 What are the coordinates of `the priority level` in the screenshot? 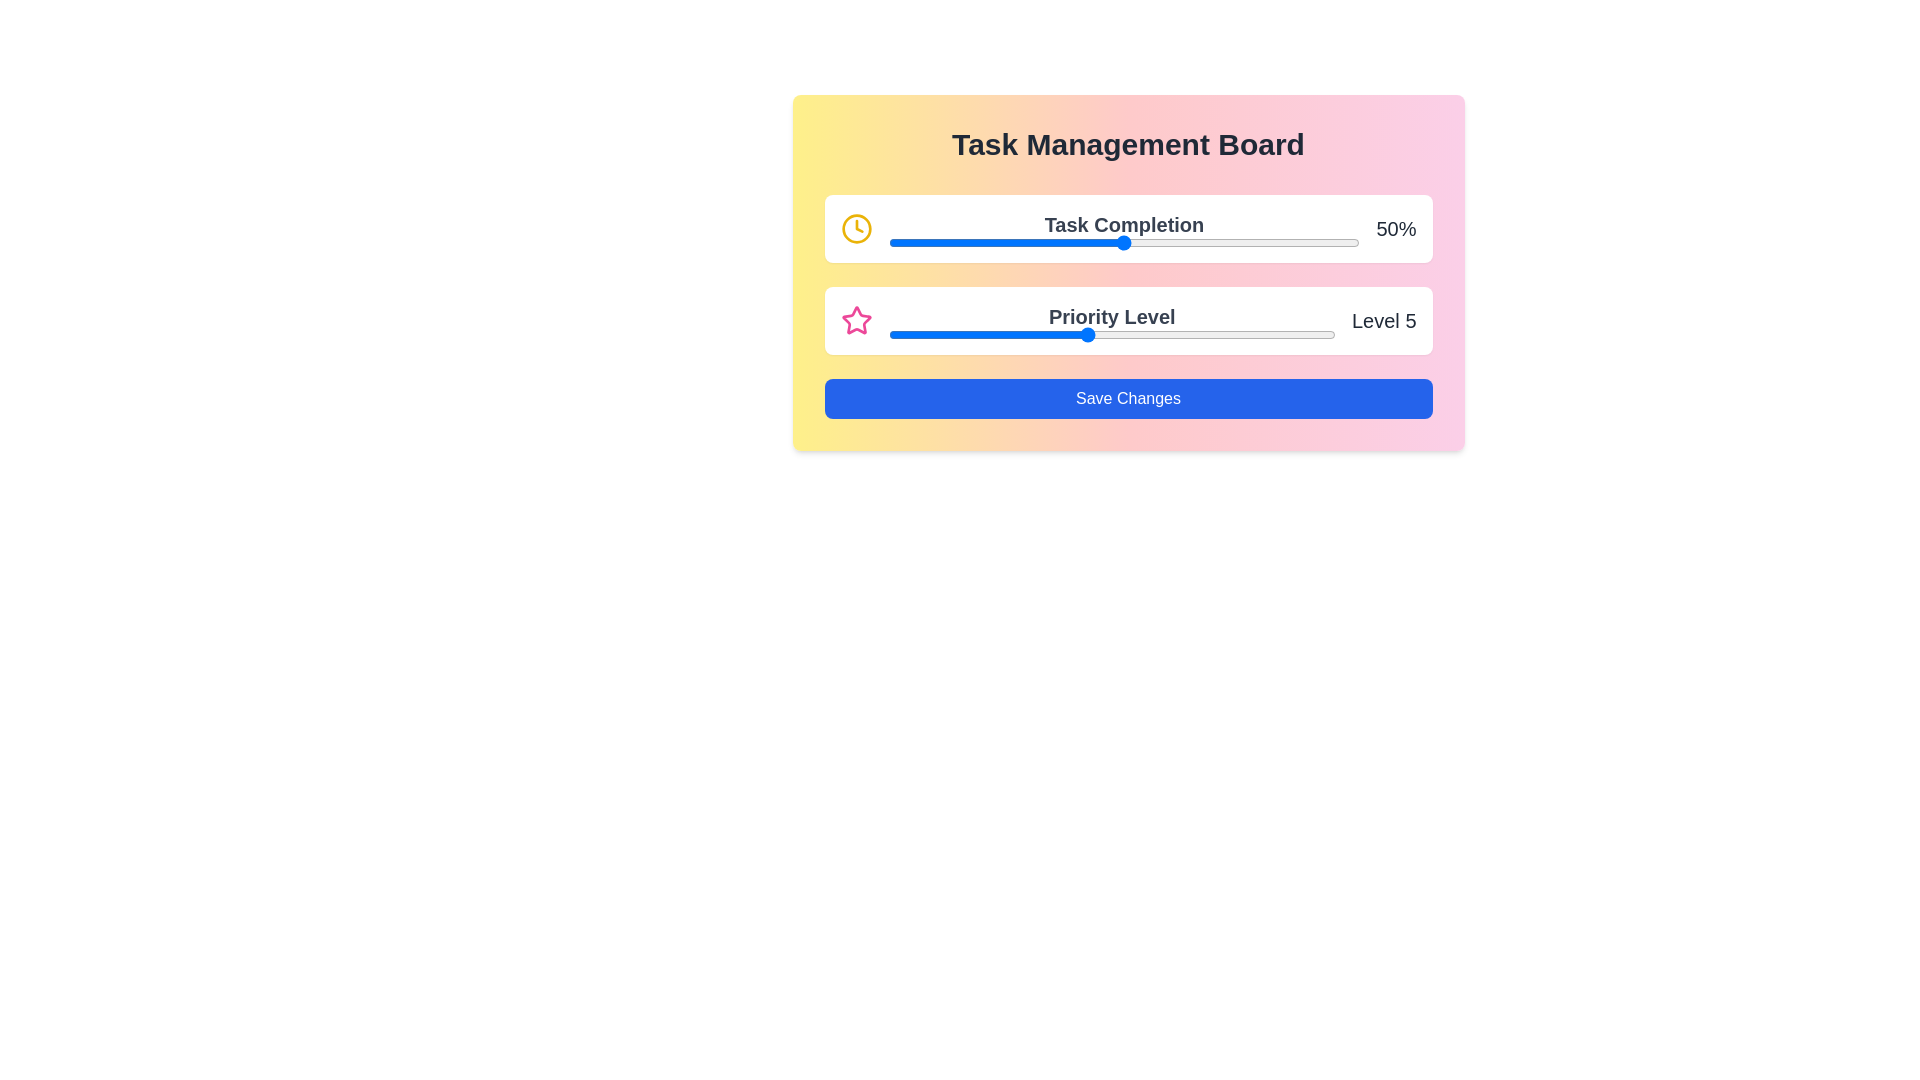 It's located at (988, 334).